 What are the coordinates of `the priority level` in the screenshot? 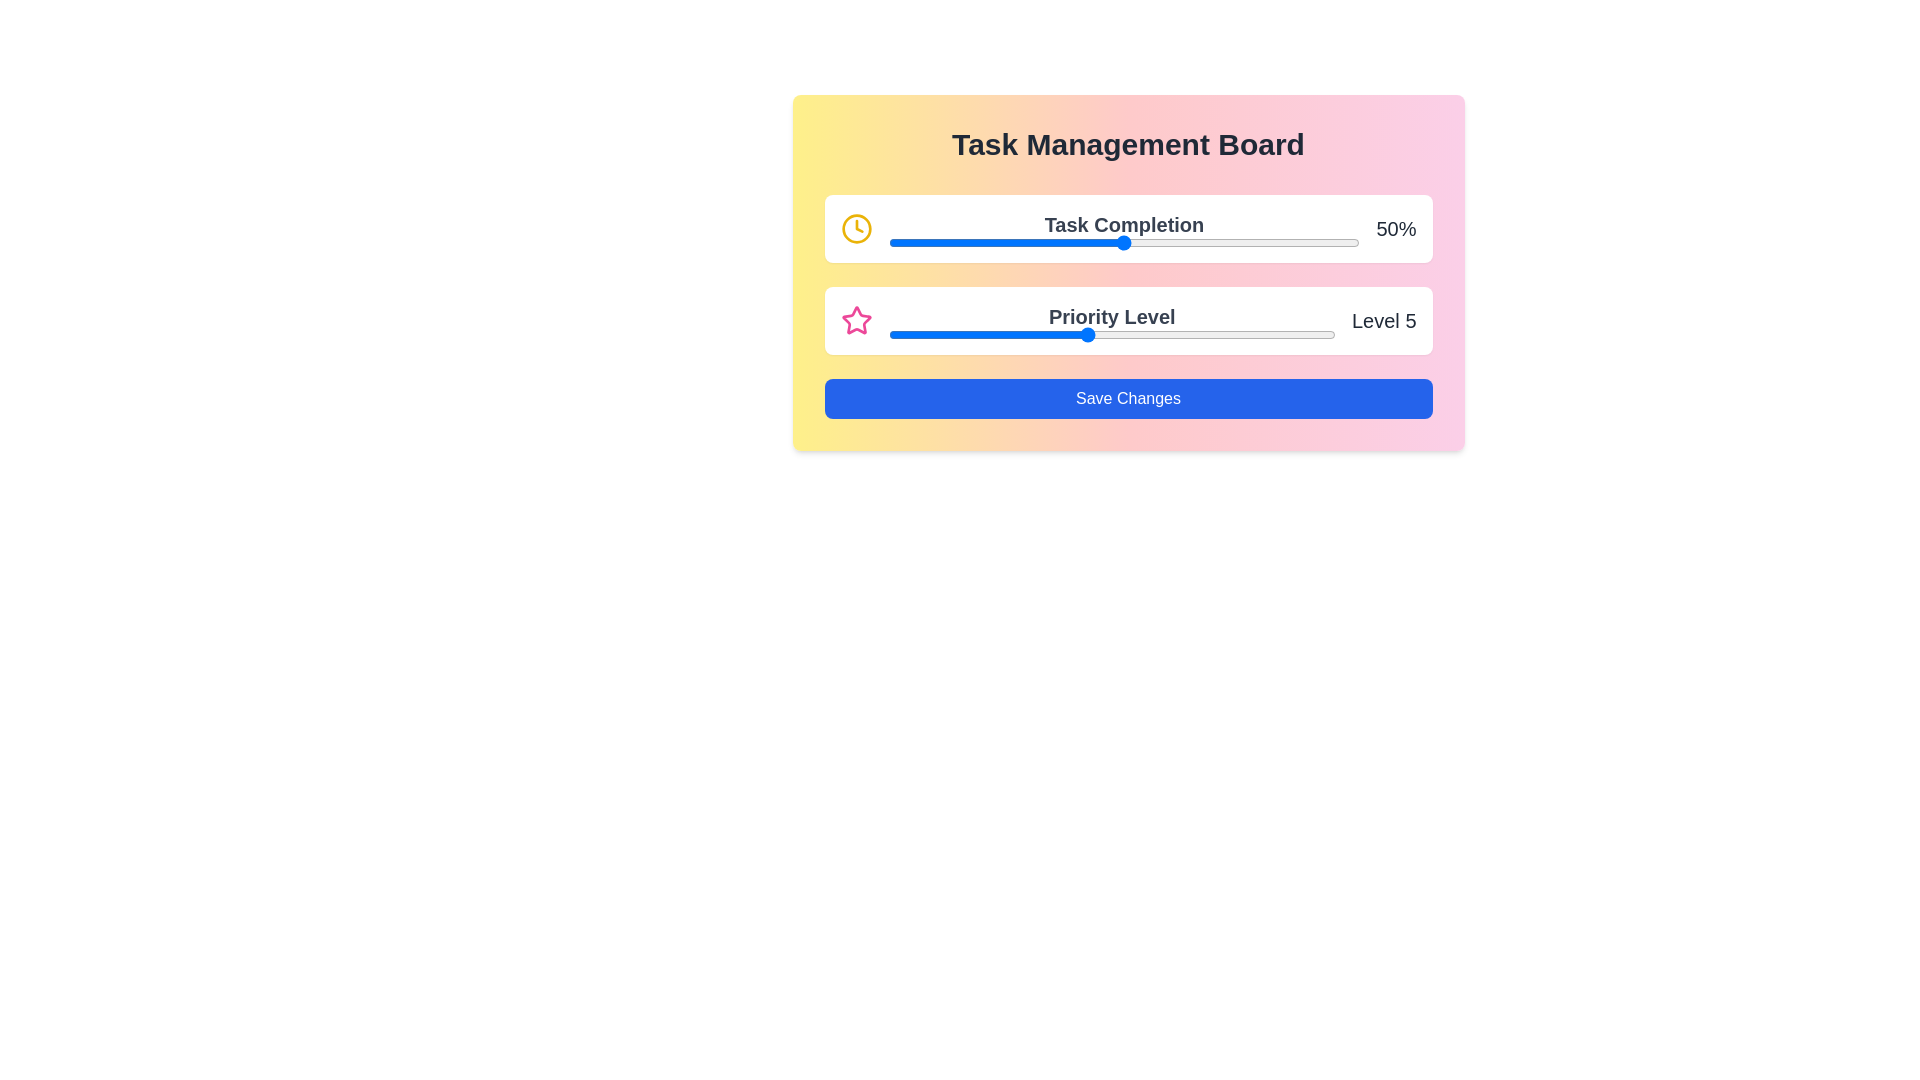 It's located at (988, 334).